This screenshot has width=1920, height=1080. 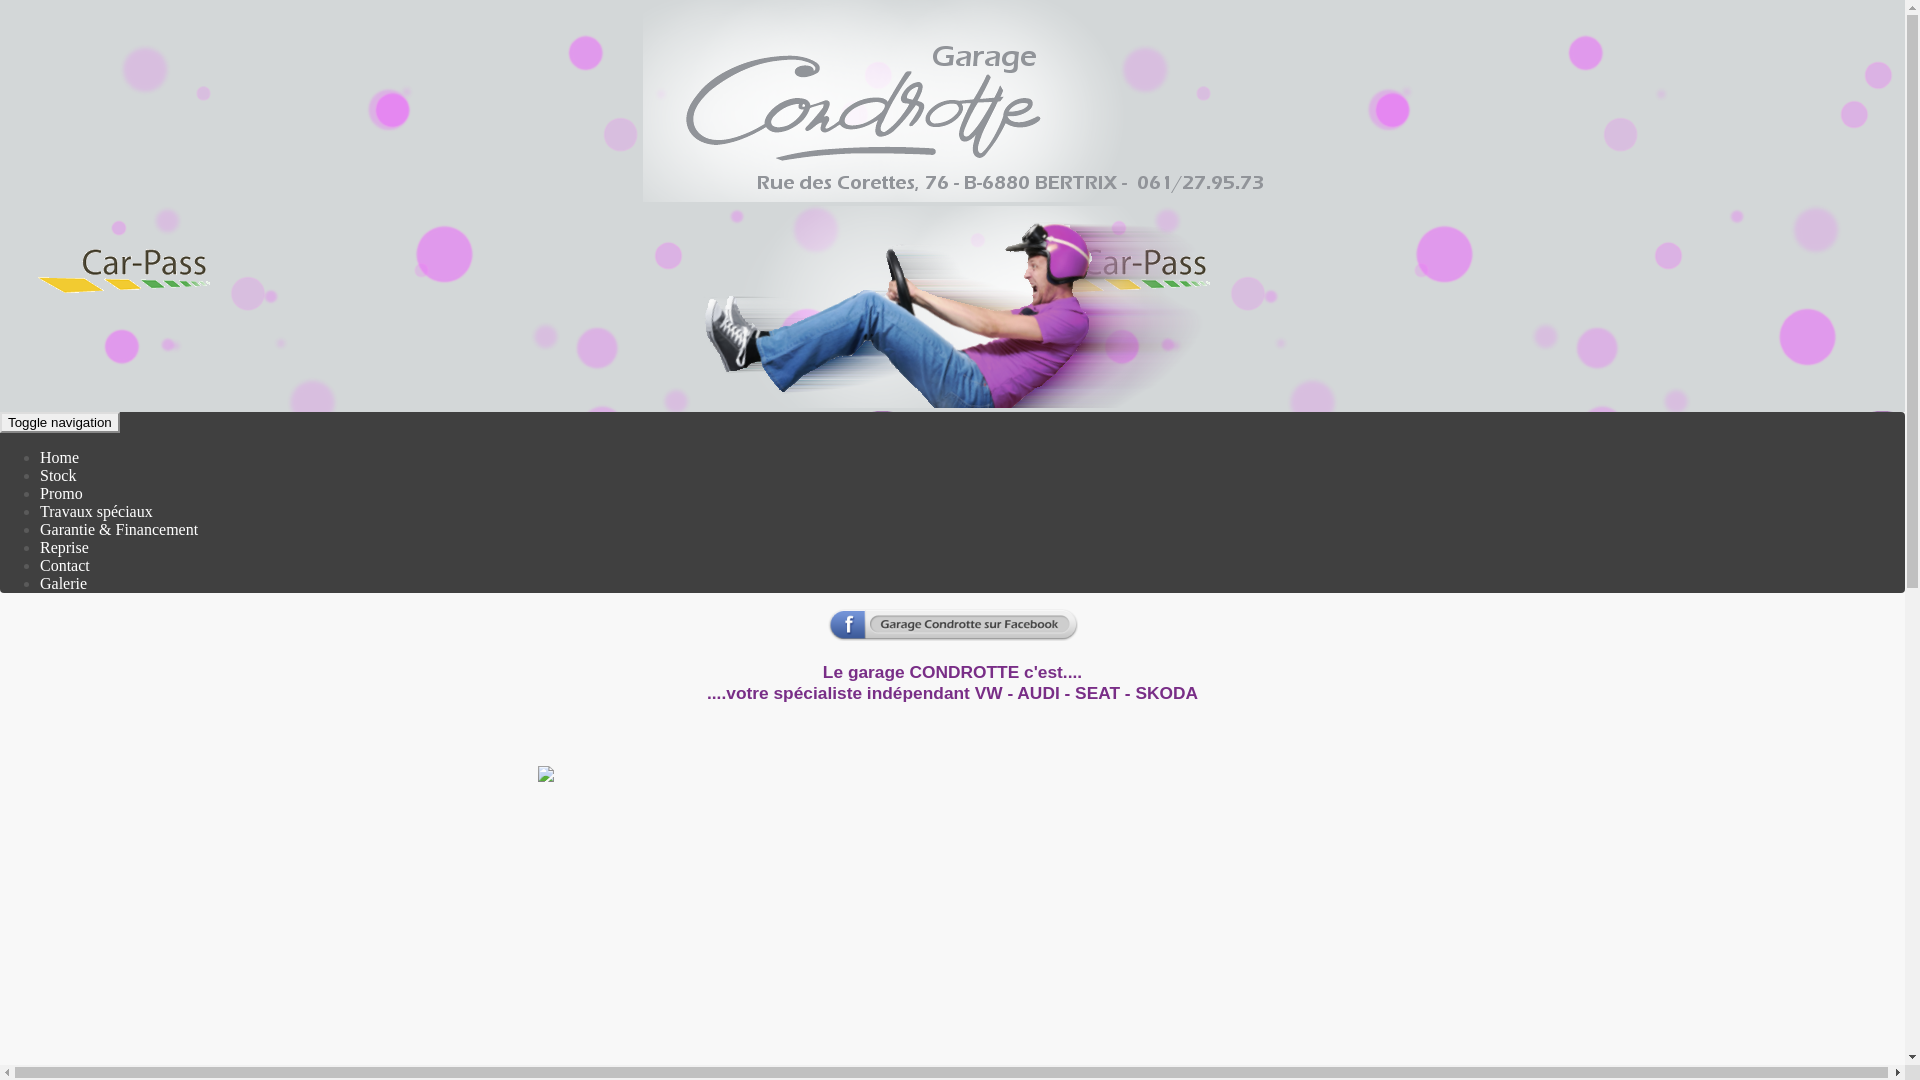 I want to click on 'Contact', so click(x=65, y=565).